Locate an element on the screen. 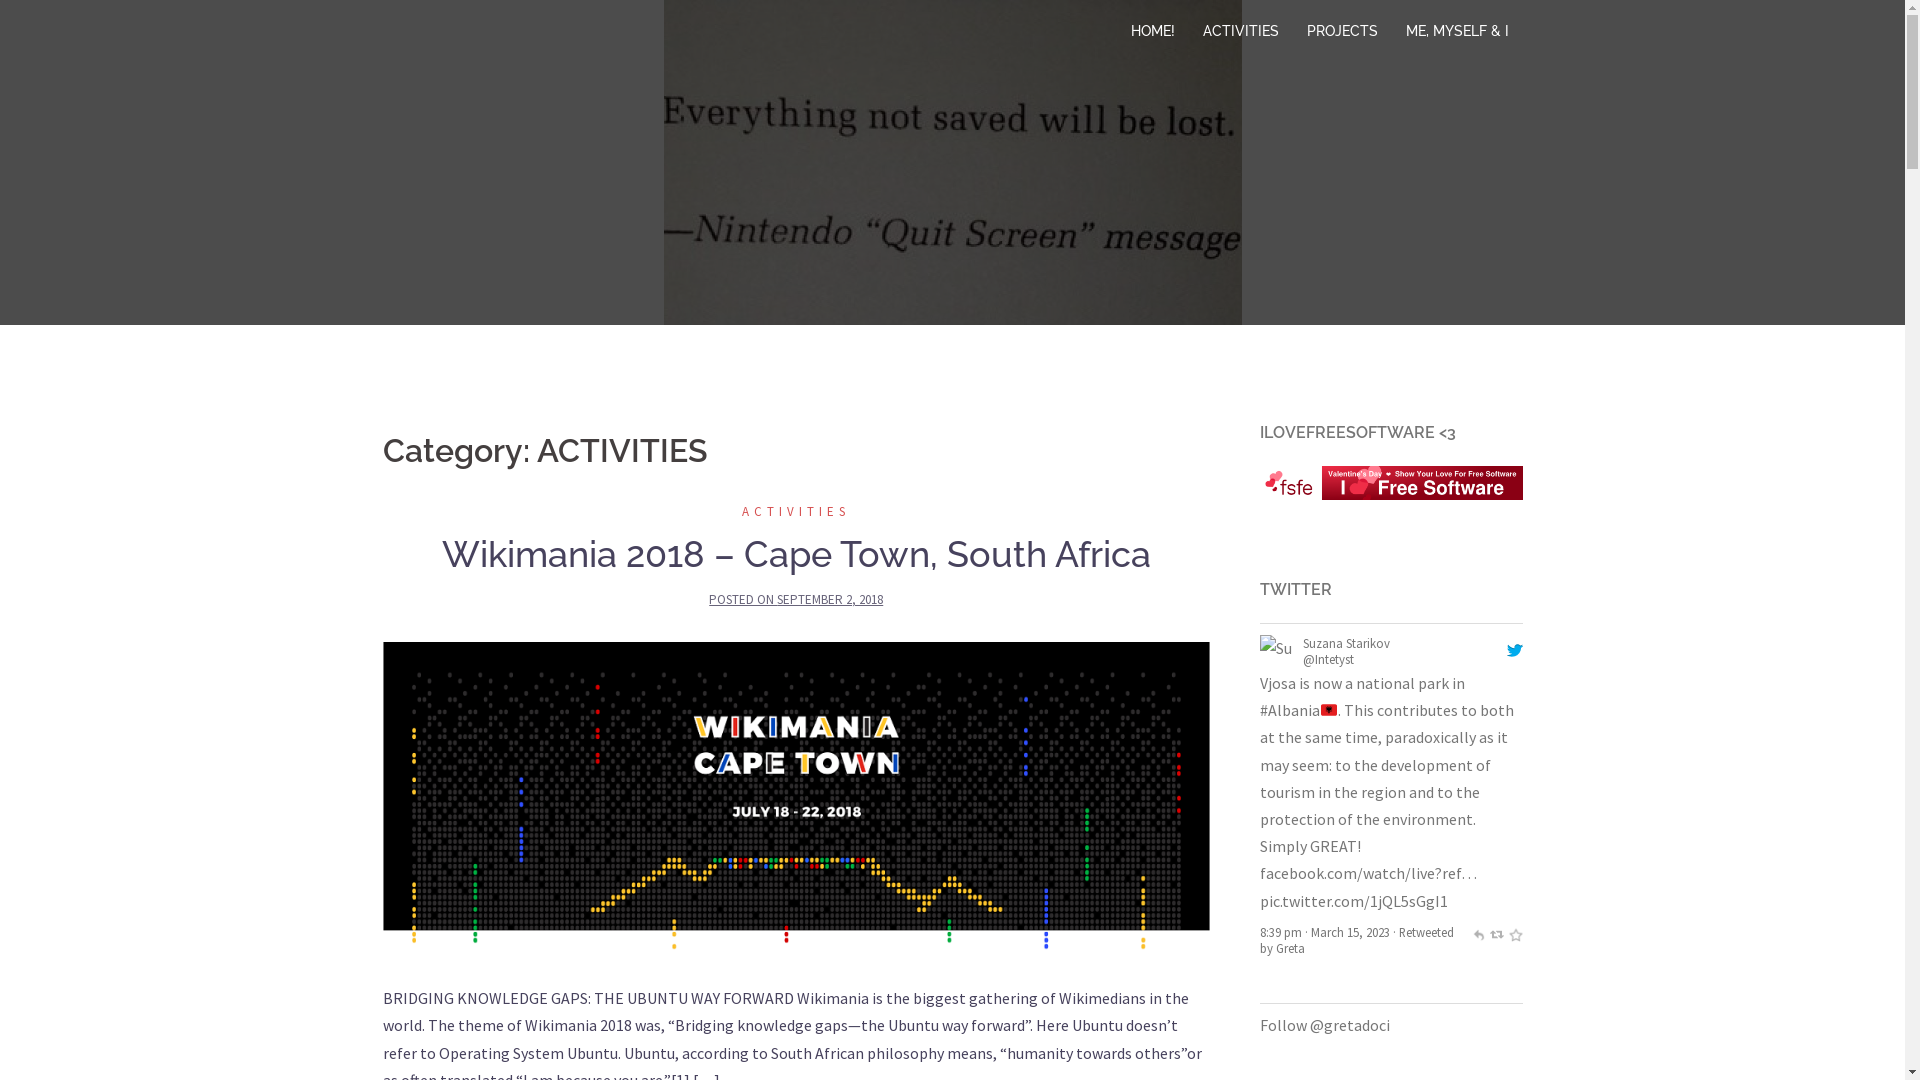  '@arianitd' is located at coordinates (1329, 659).